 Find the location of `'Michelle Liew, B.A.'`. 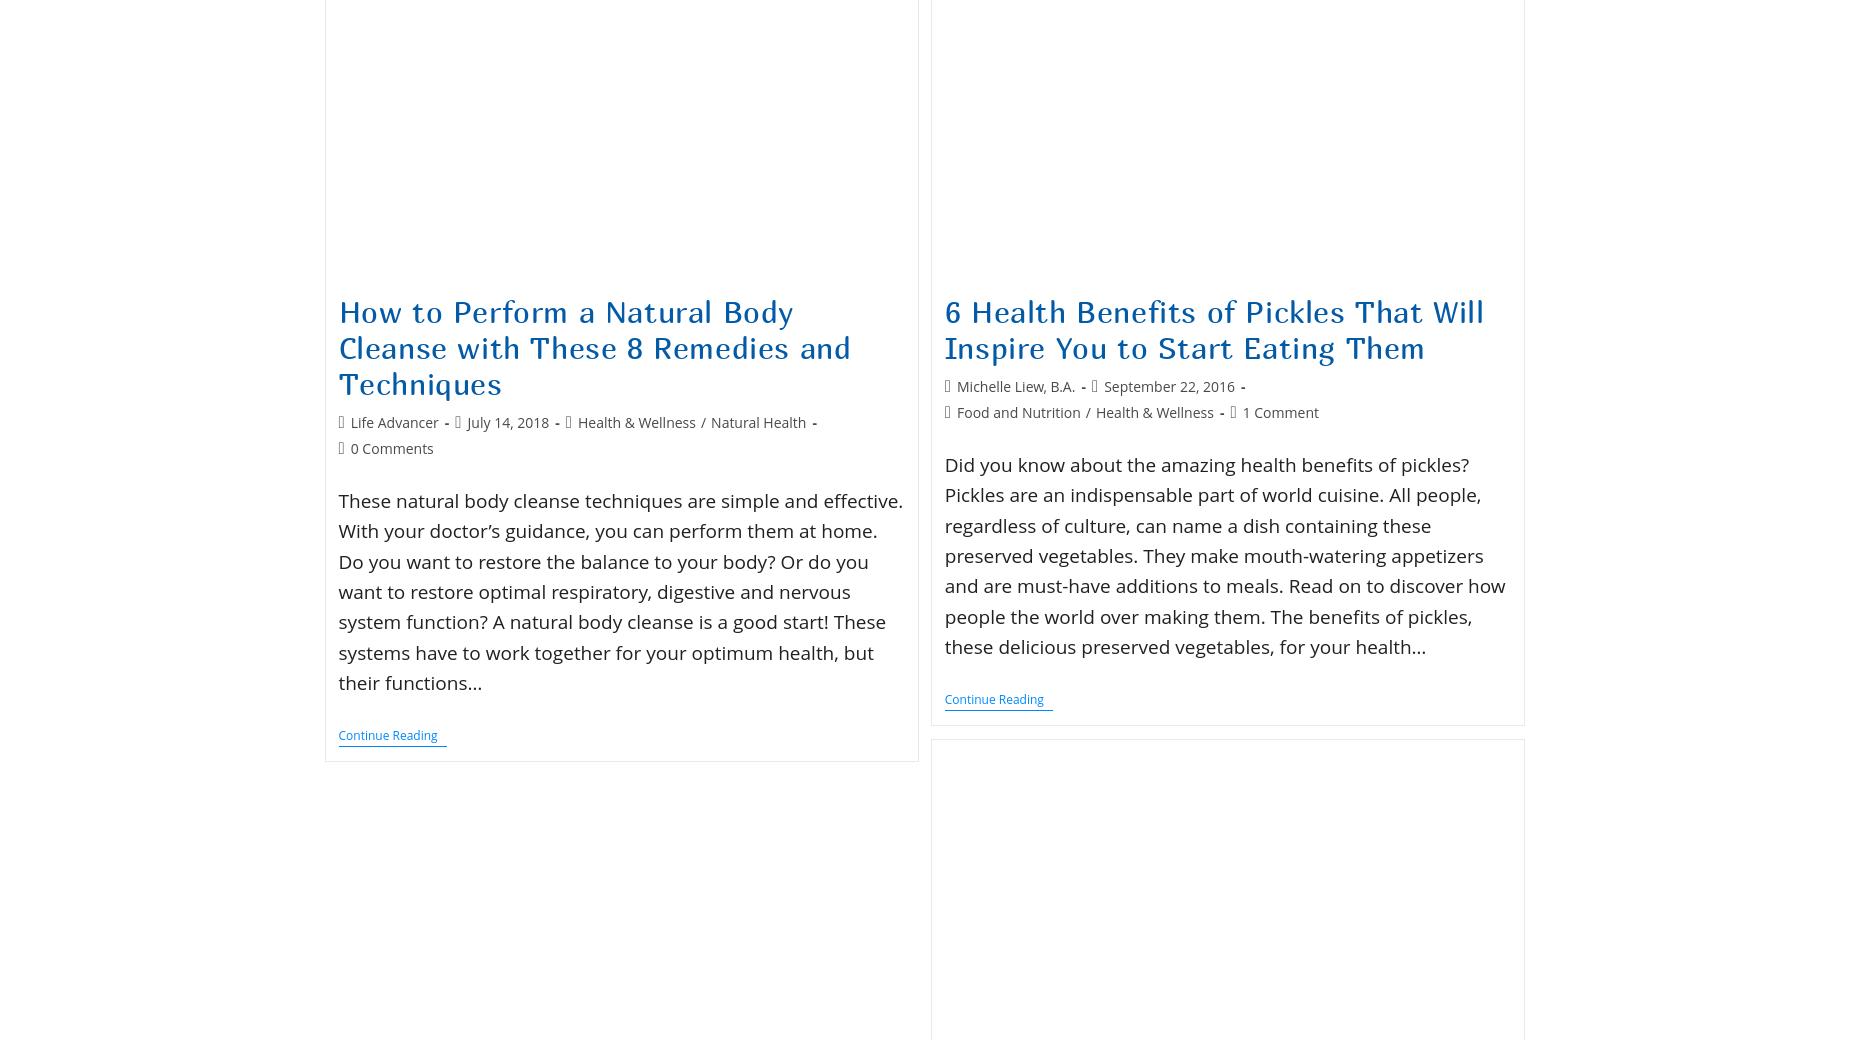

'Michelle Liew, B.A.' is located at coordinates (955, 384).